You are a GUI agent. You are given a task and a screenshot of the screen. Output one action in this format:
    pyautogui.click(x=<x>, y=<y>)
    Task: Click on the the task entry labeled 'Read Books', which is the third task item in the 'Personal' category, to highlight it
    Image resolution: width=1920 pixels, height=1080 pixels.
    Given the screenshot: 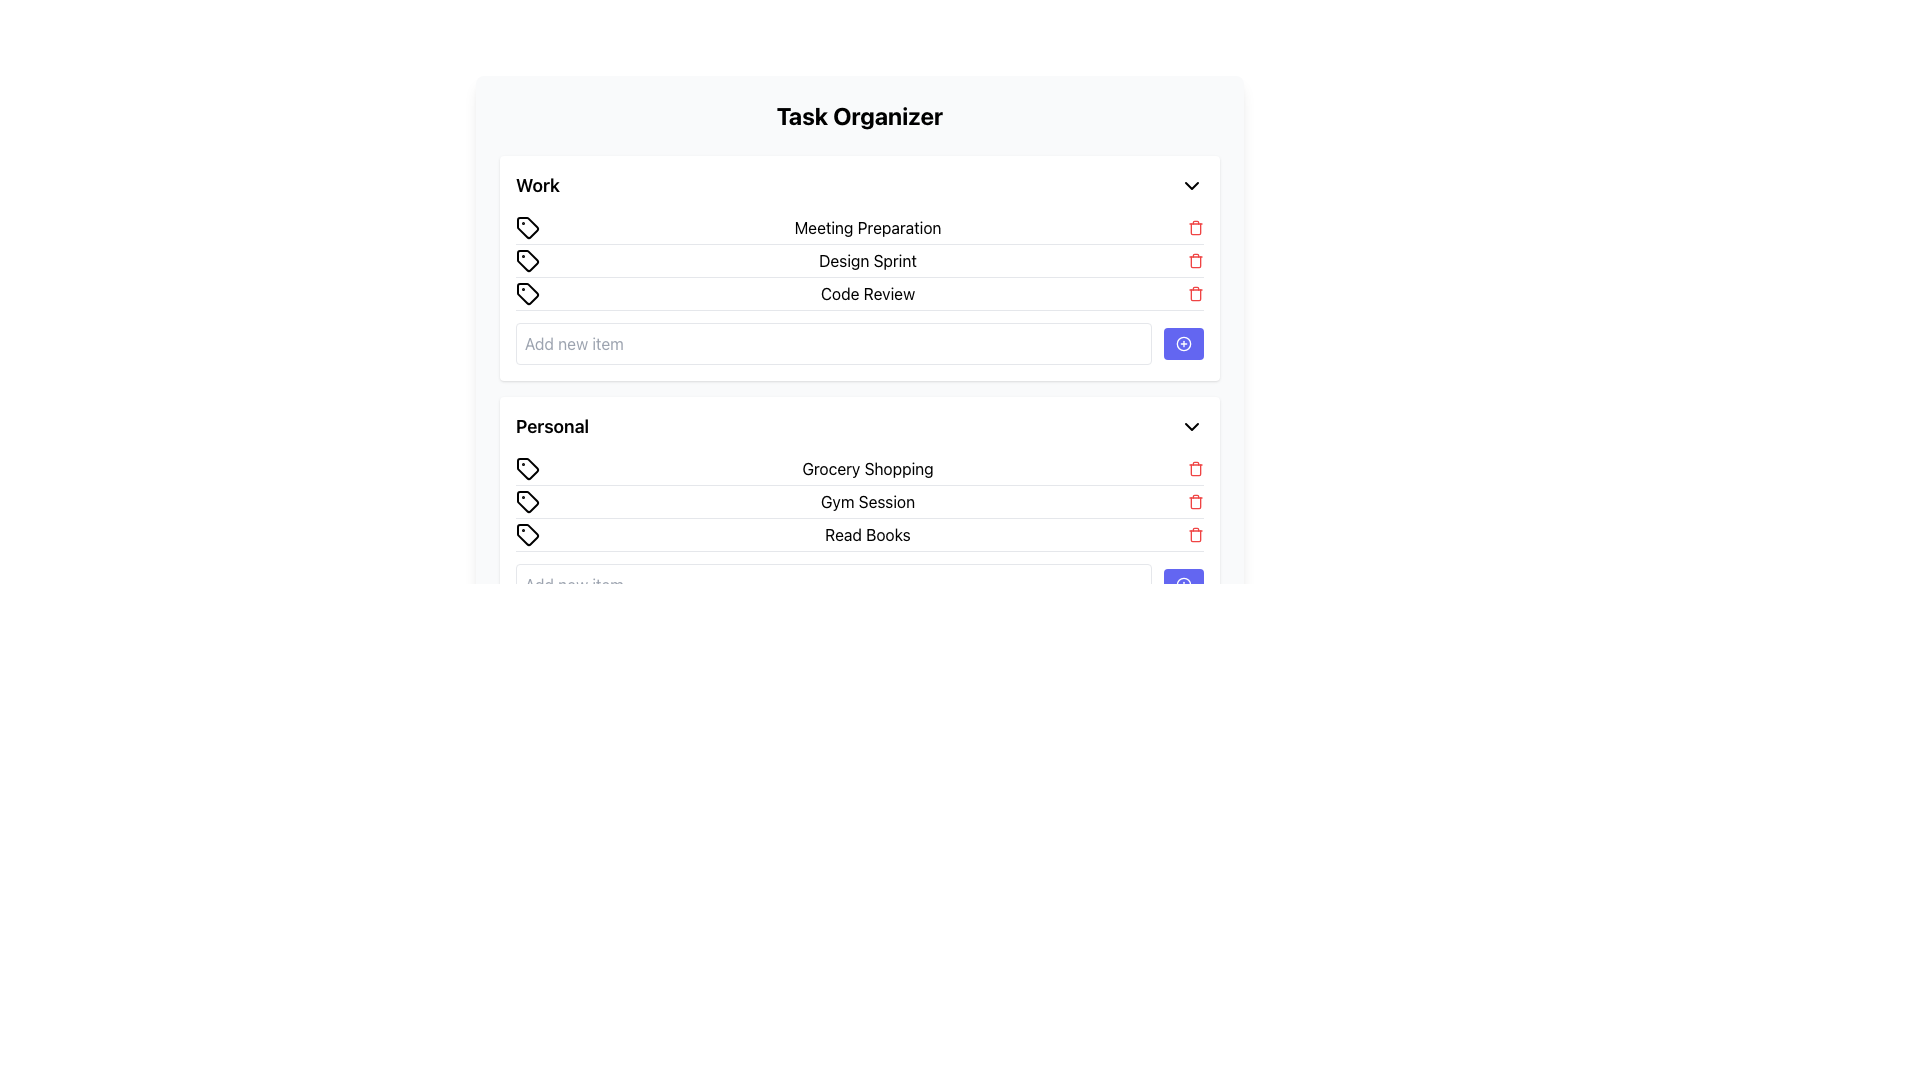 What is the action you would take?
    pyautogui.click(x=859, y=528)
    